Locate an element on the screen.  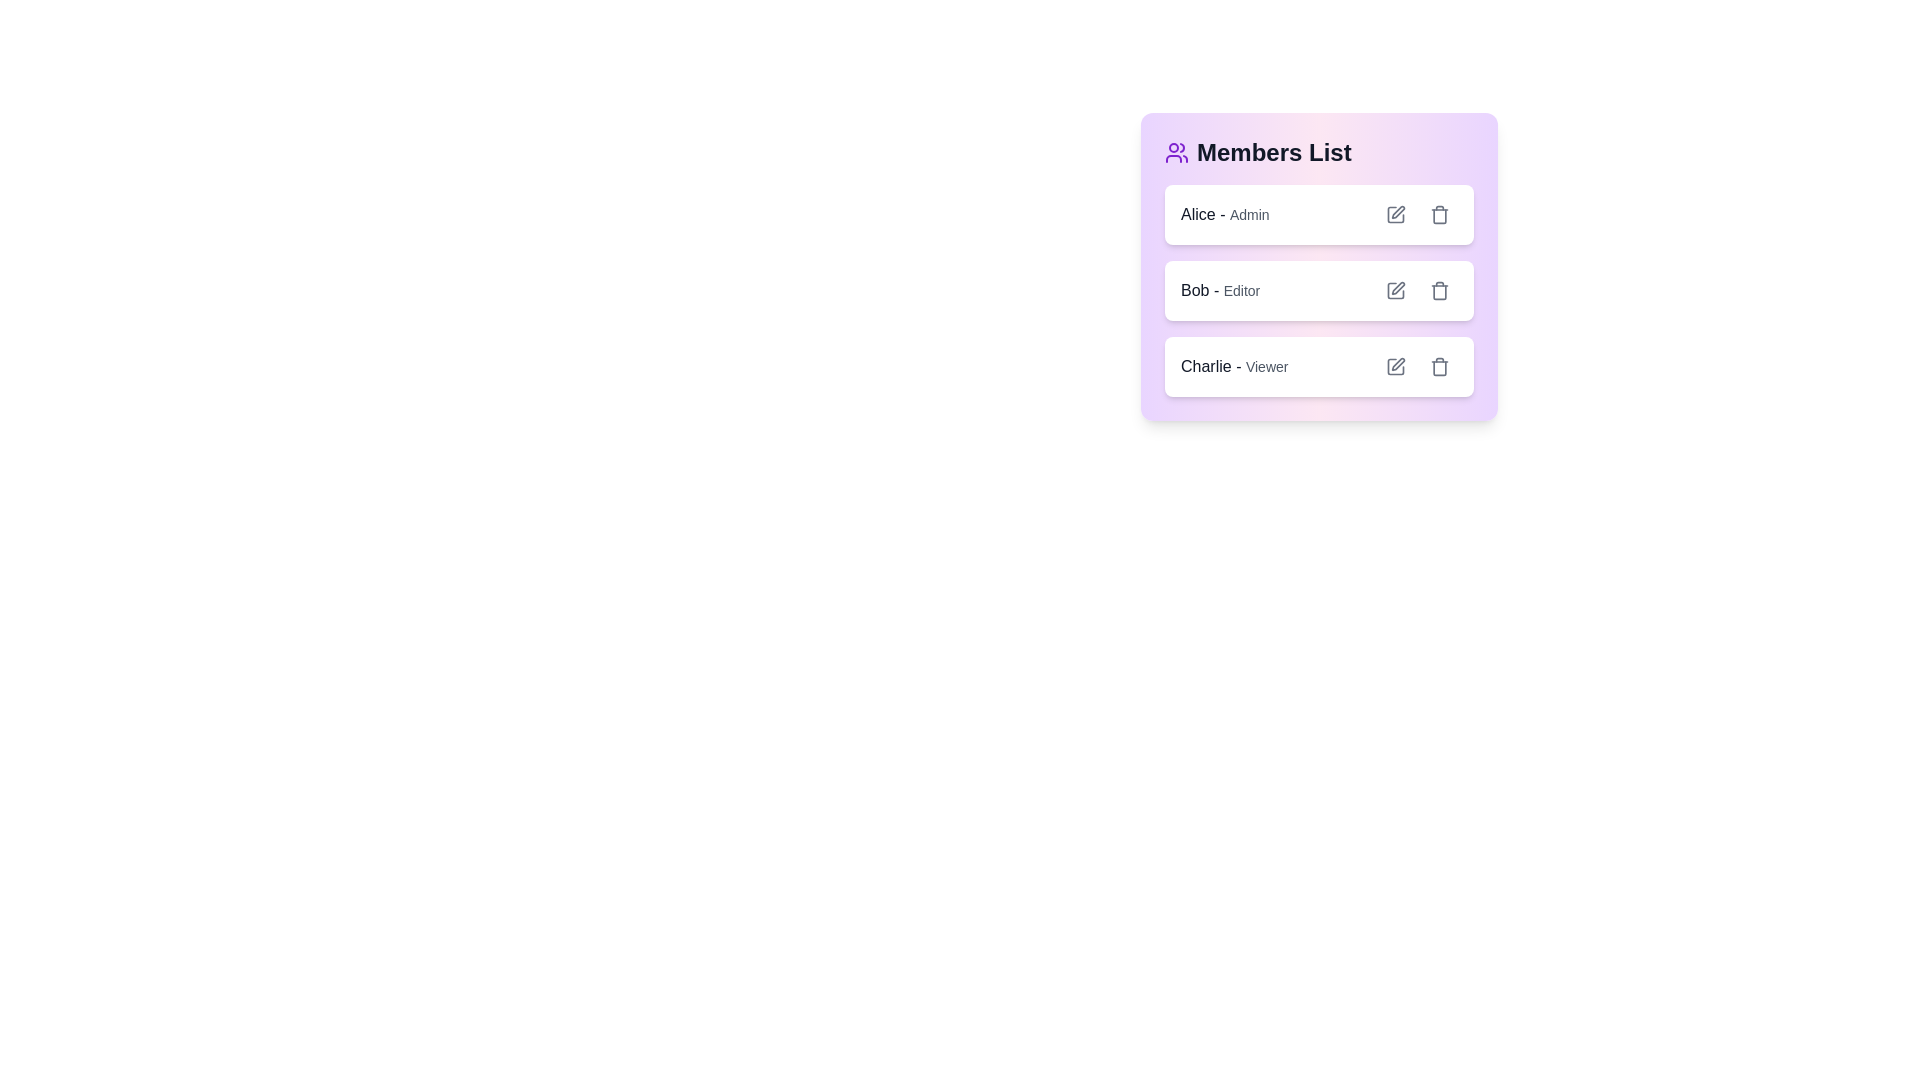
delete button next to Charlie to remove them from the list is located at coordinates (1440, 366).